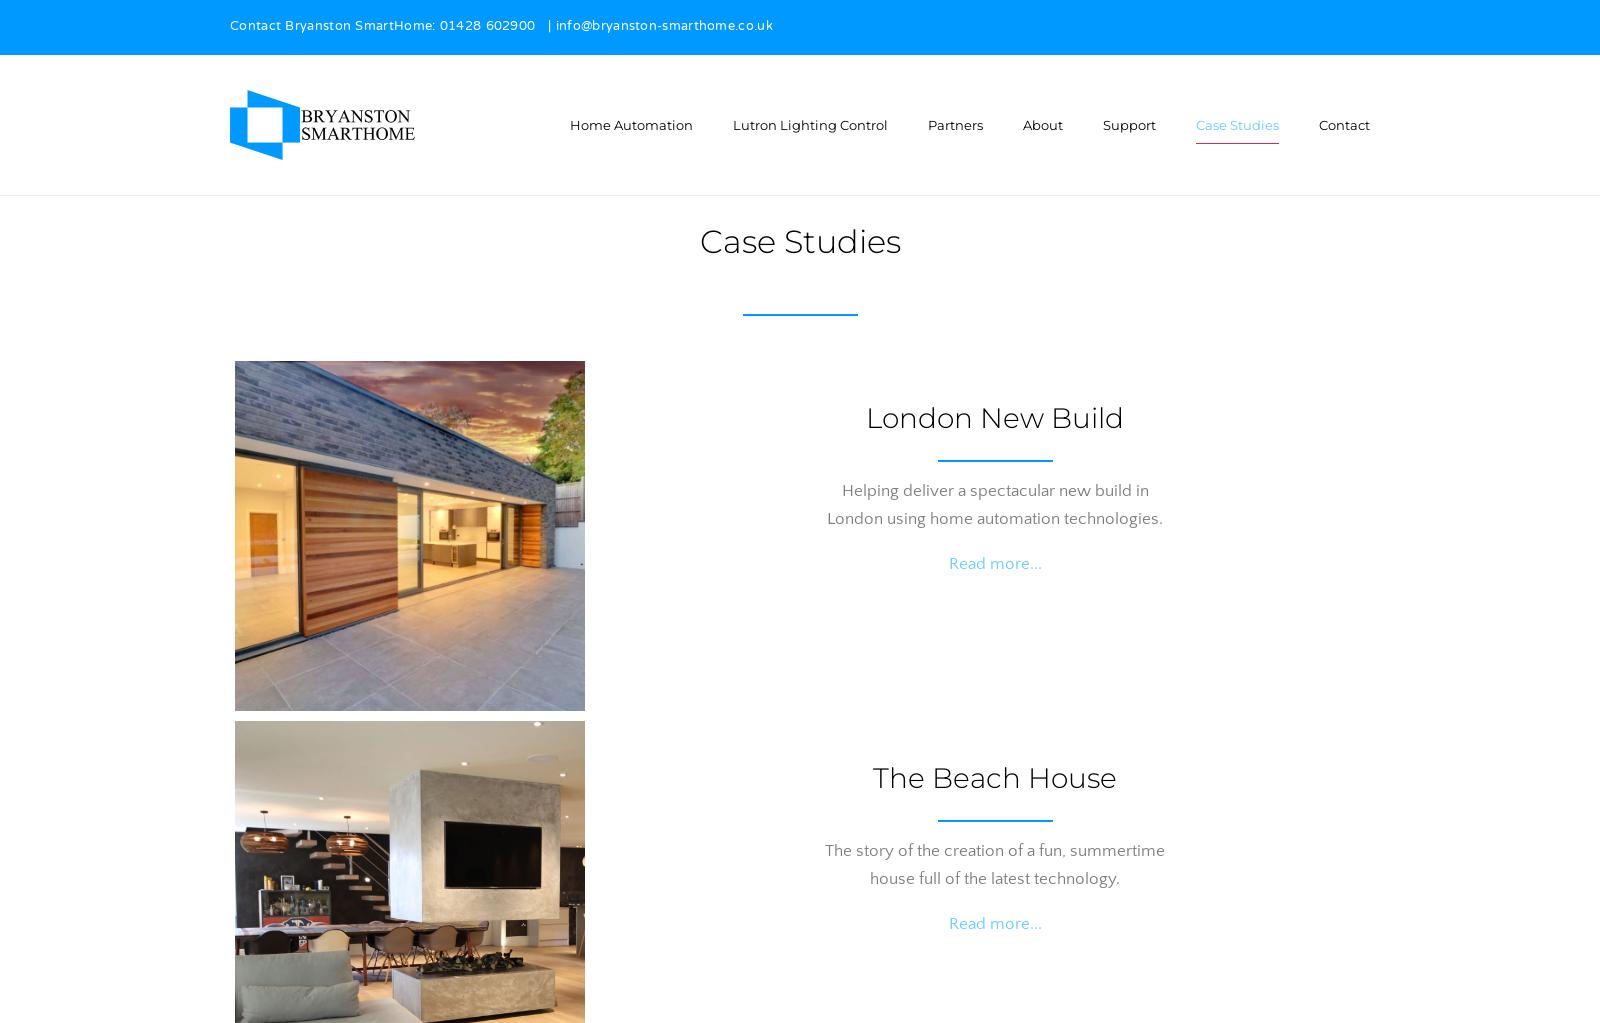  What do you see at coordinates (543, 27) in the screenshot?
I see `'|'` at bounding box center [543, 27].